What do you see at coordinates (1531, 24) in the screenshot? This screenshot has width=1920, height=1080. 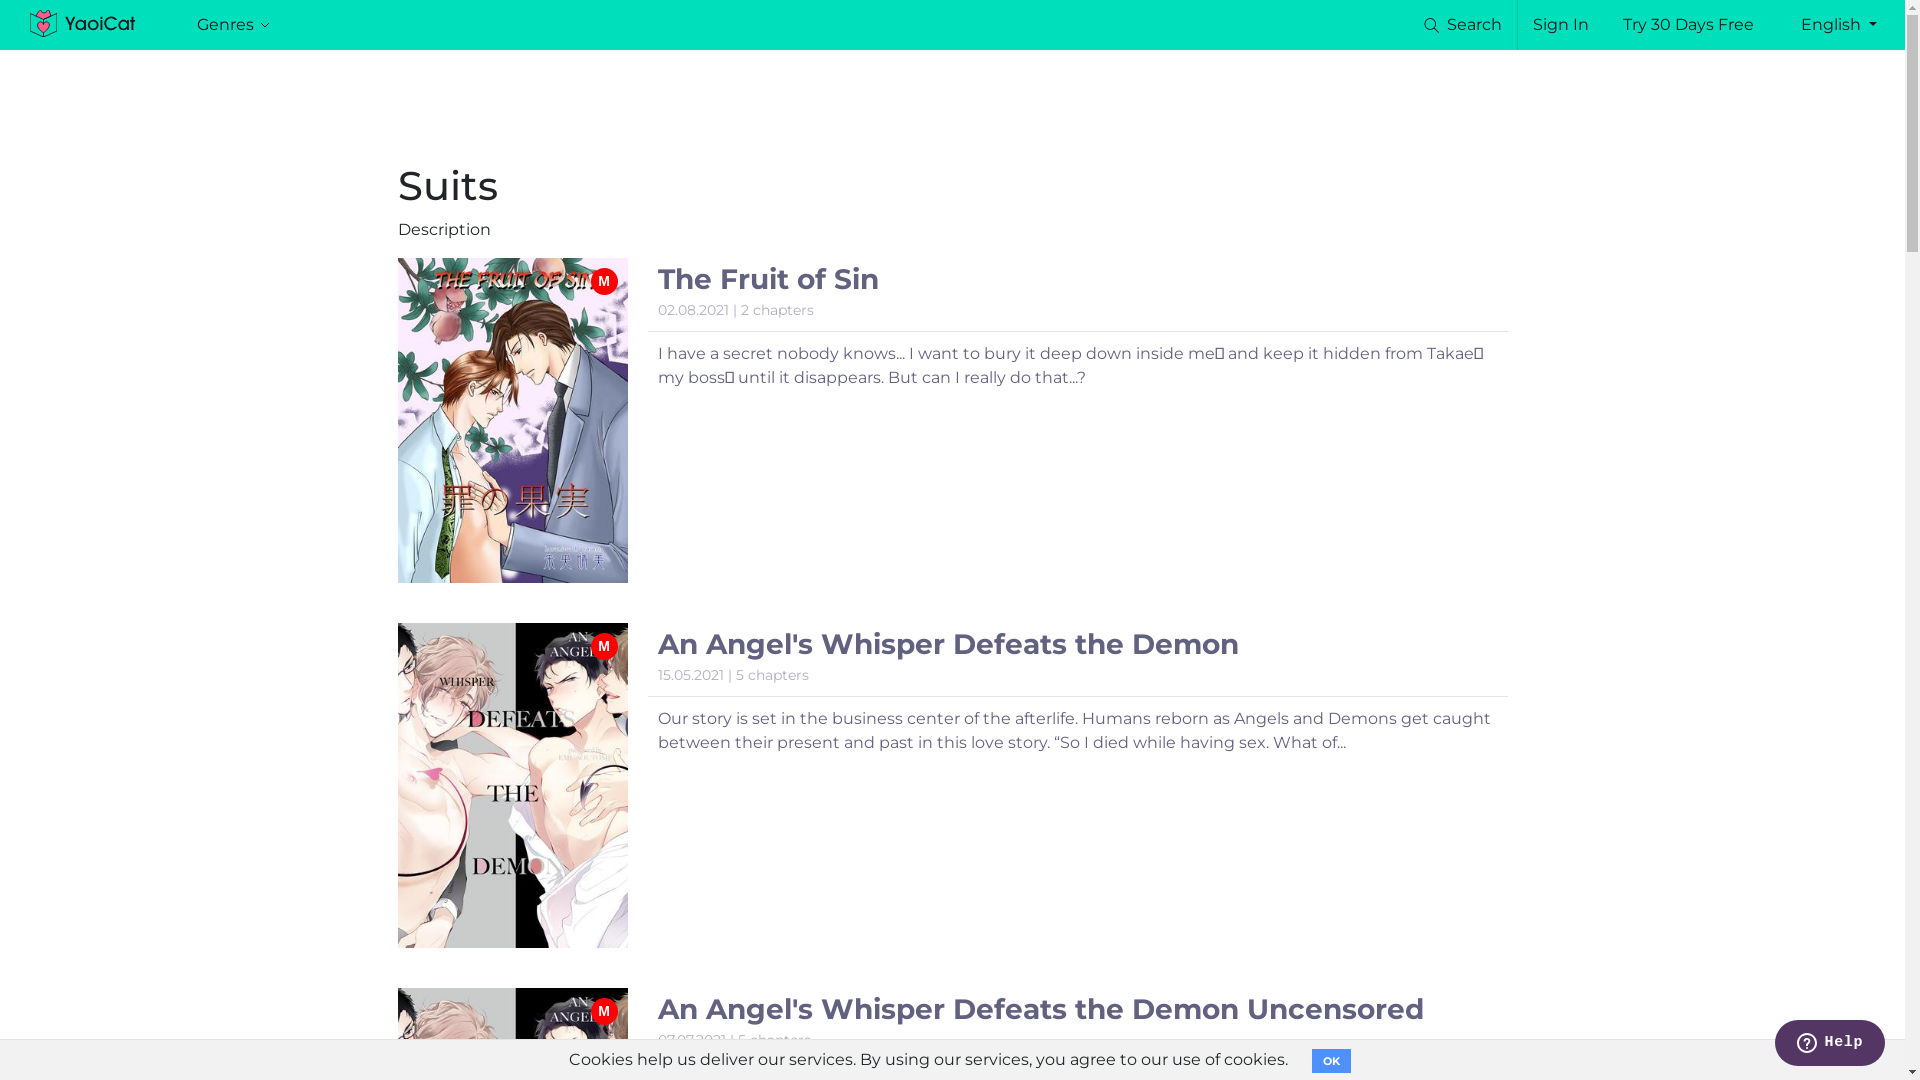 I see `'Sign In'` at bounding box center [1531, 24].